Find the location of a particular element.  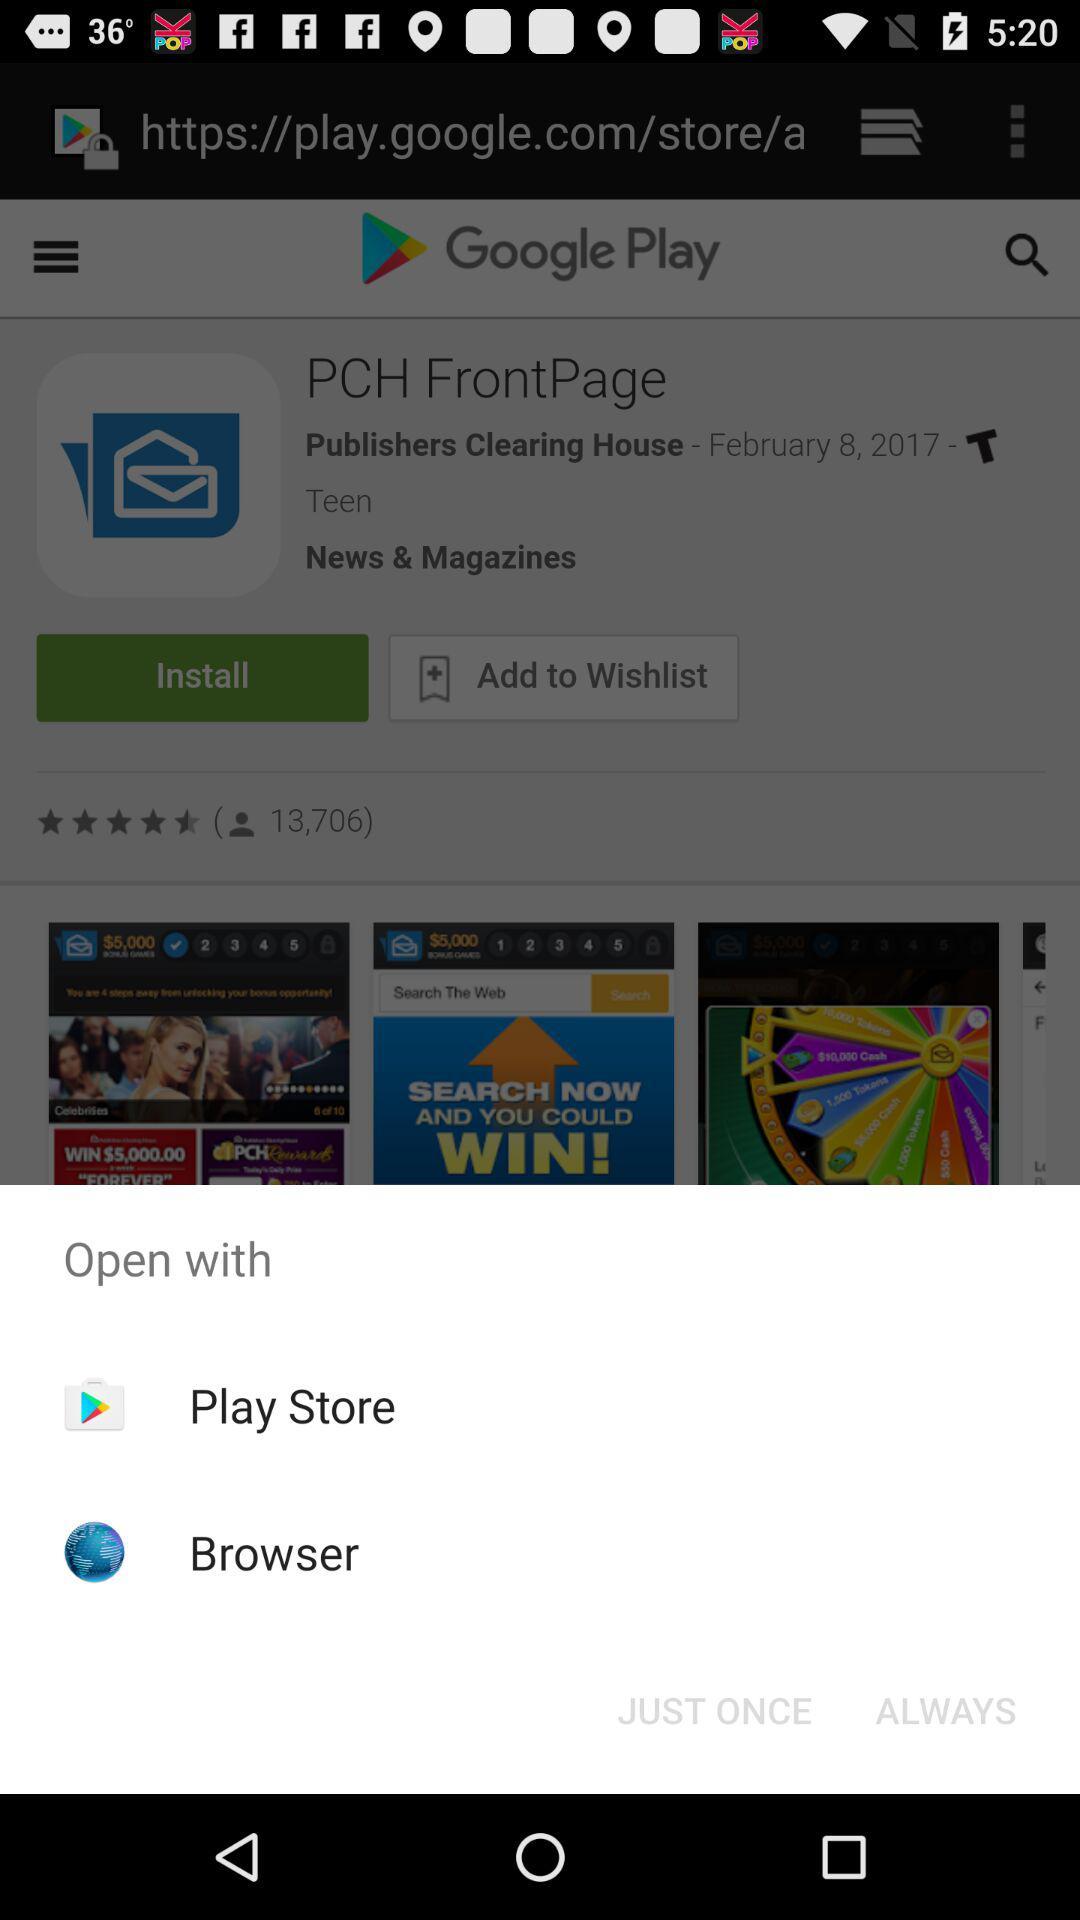

the item above browser icon is located at coordinates (292, 1404).